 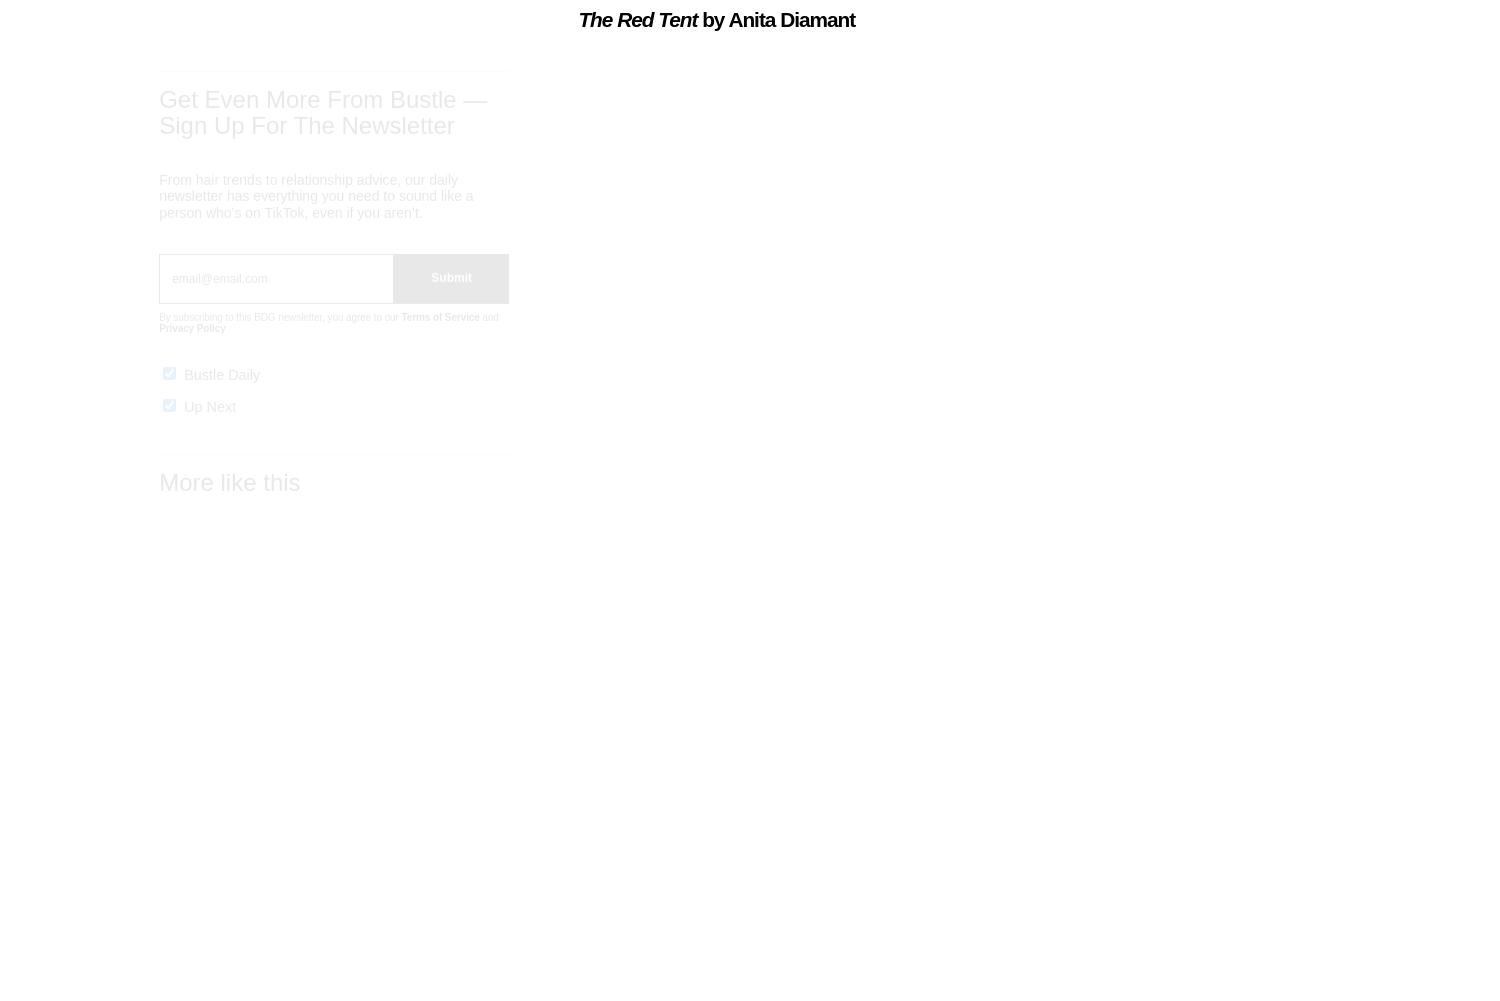 What do you see at coordinates (701, 18) in the screenshot?
I see `'by Anita Diamant'` at bounding box center [701, 18].